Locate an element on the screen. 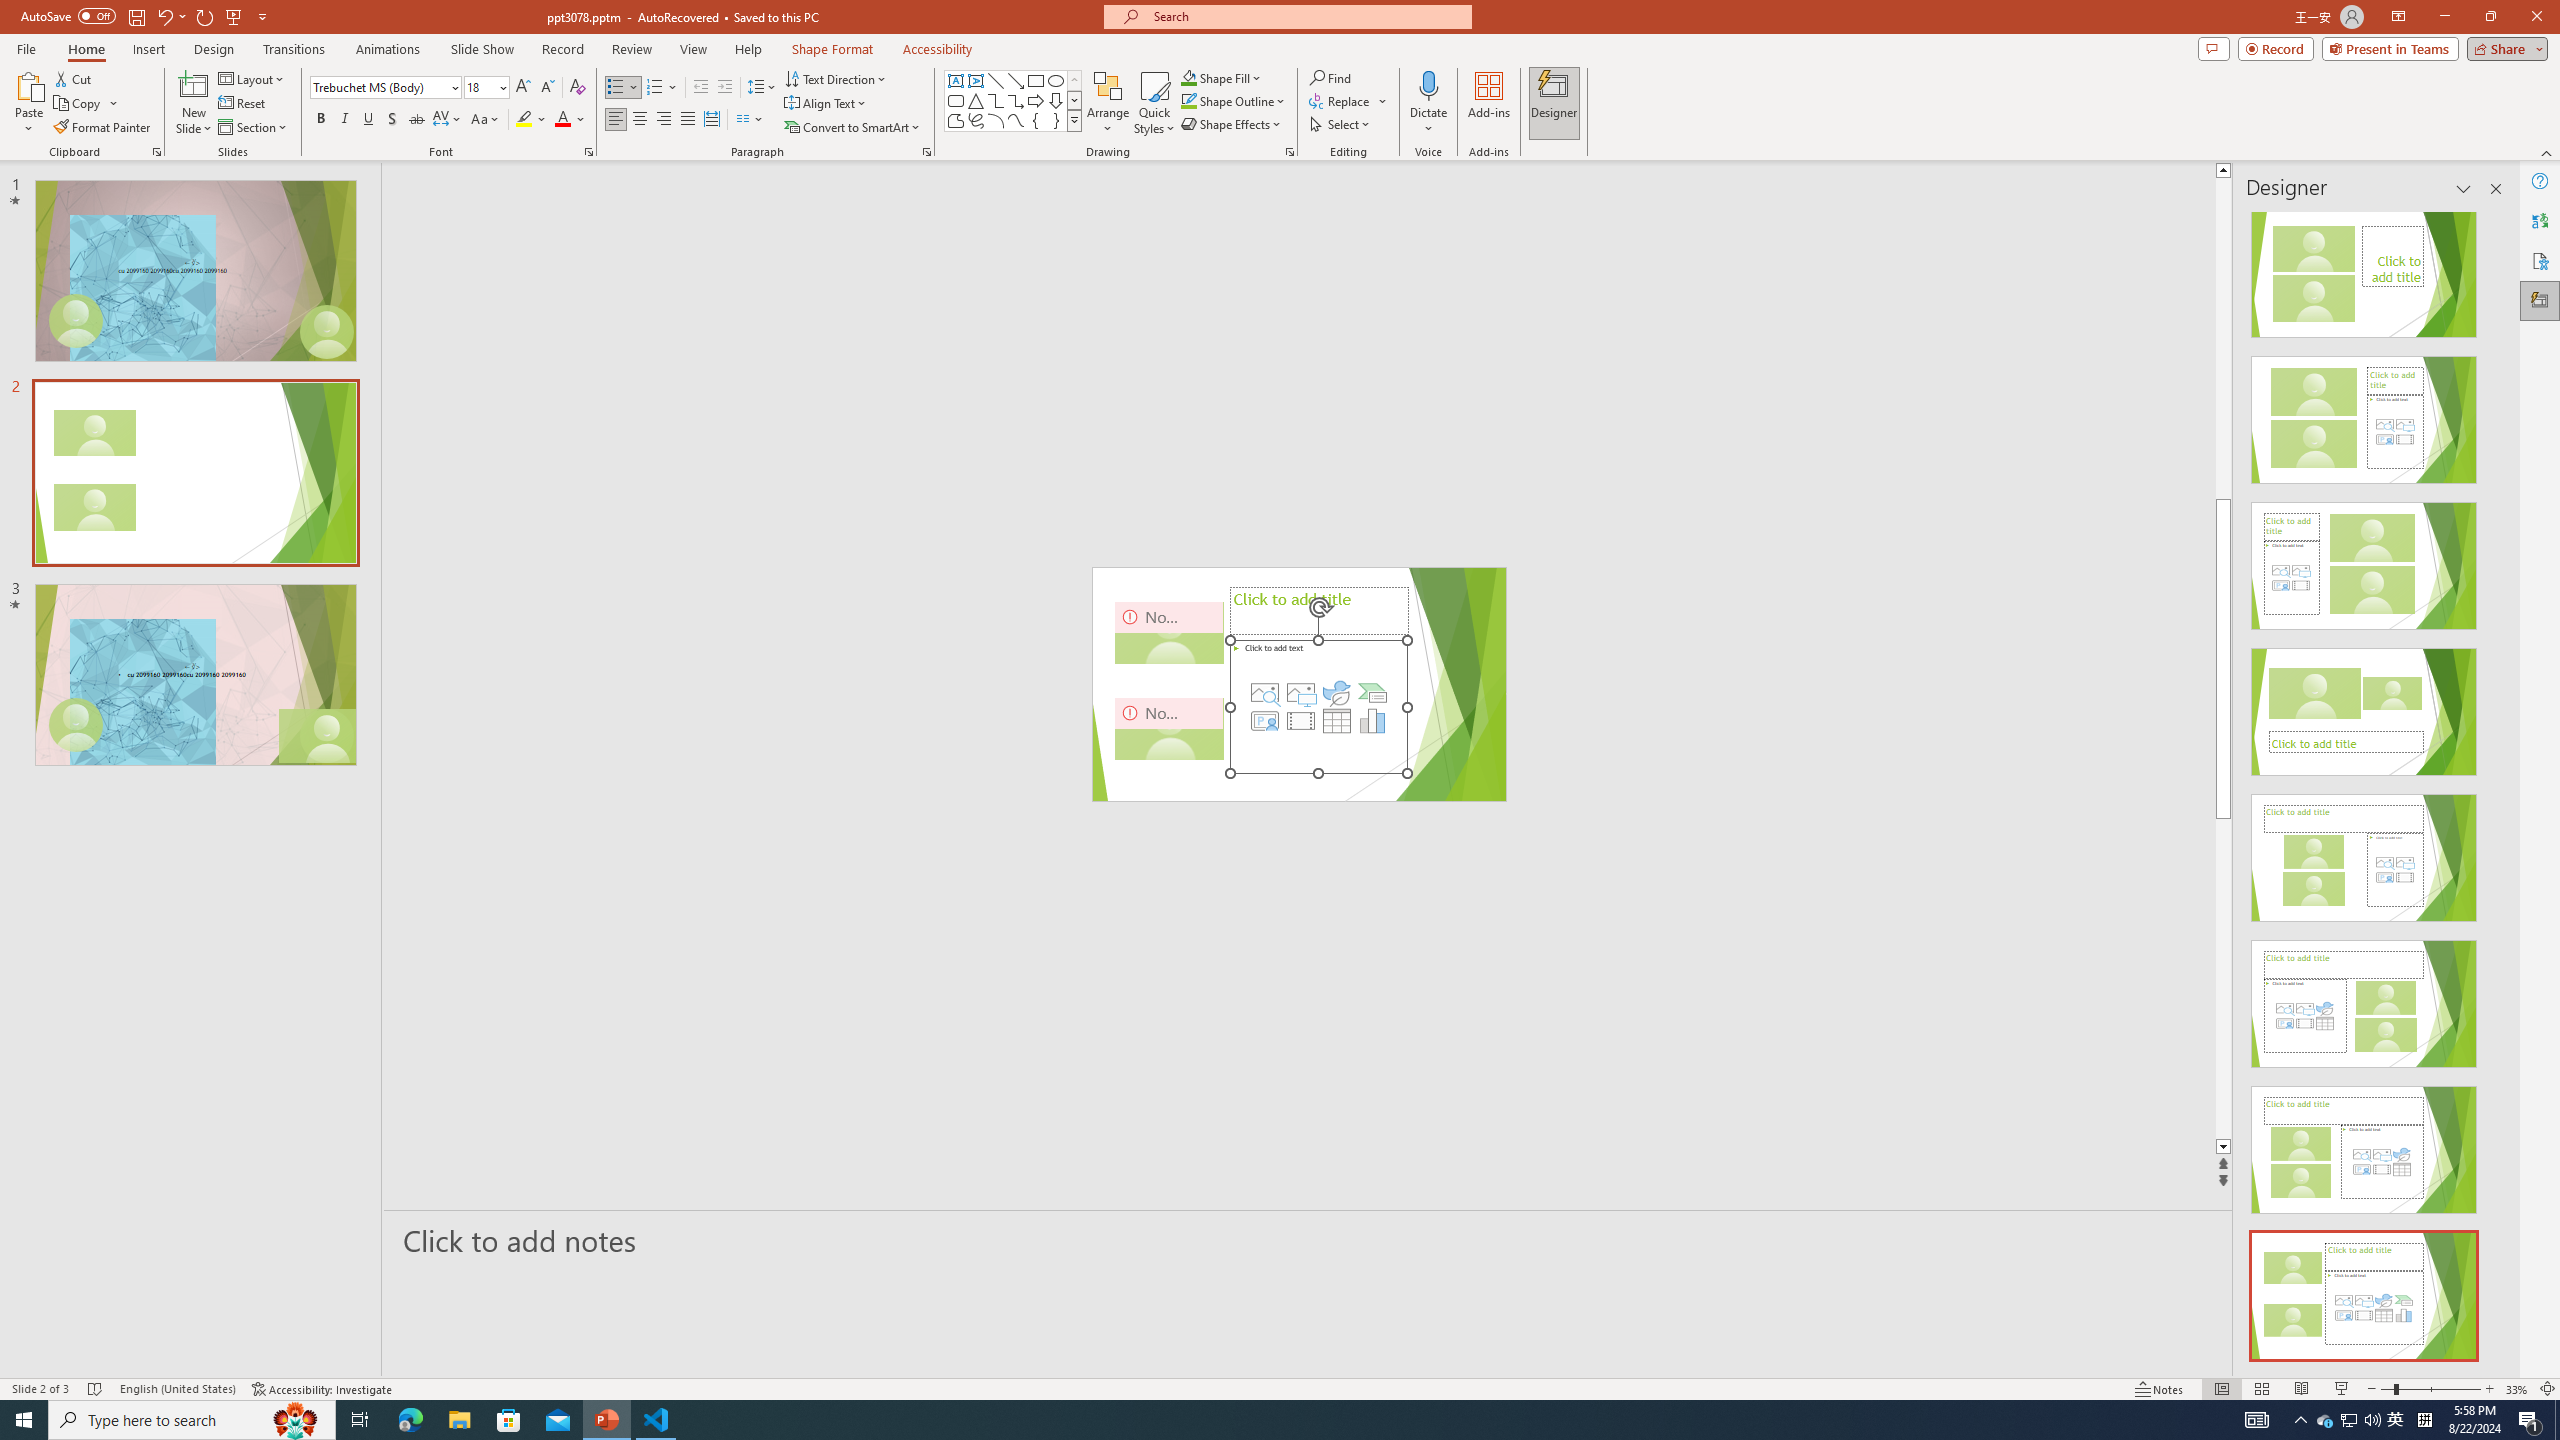 The height and width of the screenshot is (1440, 2560). 'Recommended Design: Design Idea' is located at coordinates (2364, 267).